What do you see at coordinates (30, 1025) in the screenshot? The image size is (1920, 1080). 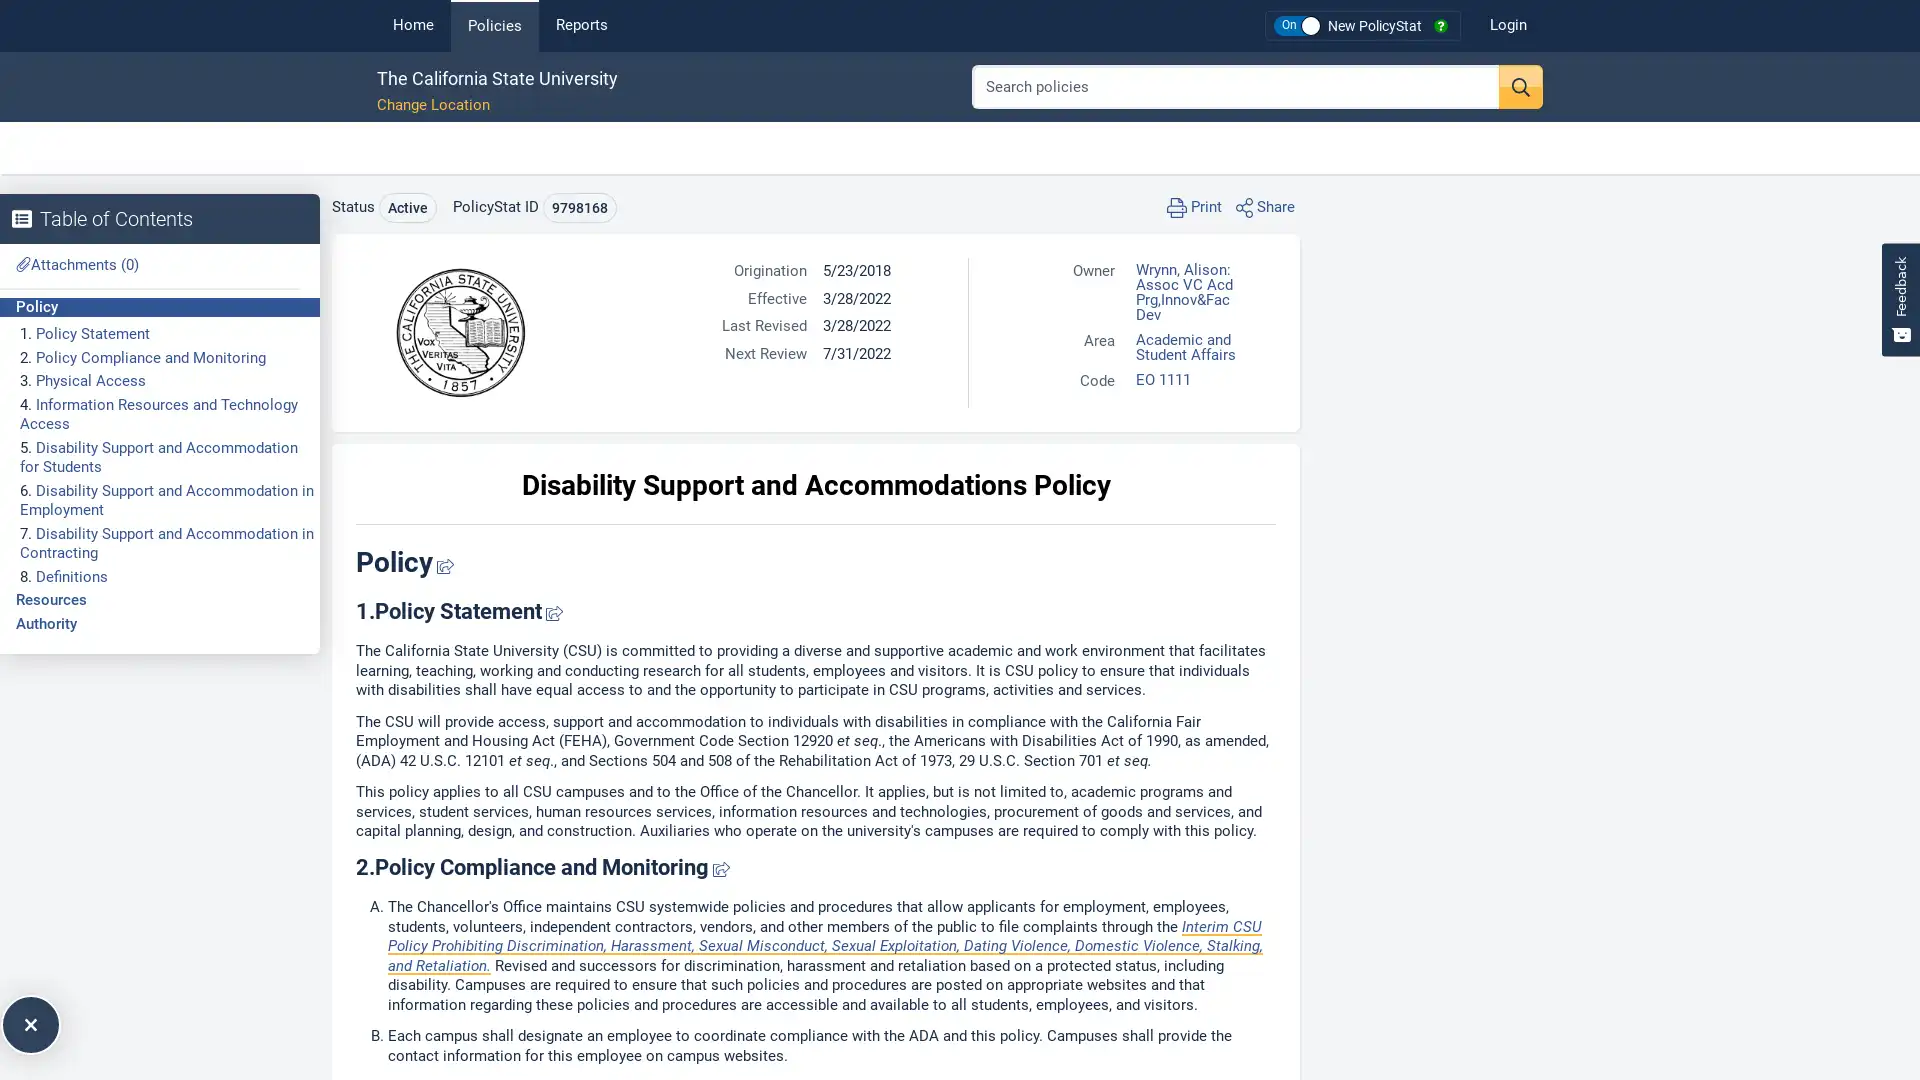 I see `Expand Table of Contents` at bounding box center [30, 1025].